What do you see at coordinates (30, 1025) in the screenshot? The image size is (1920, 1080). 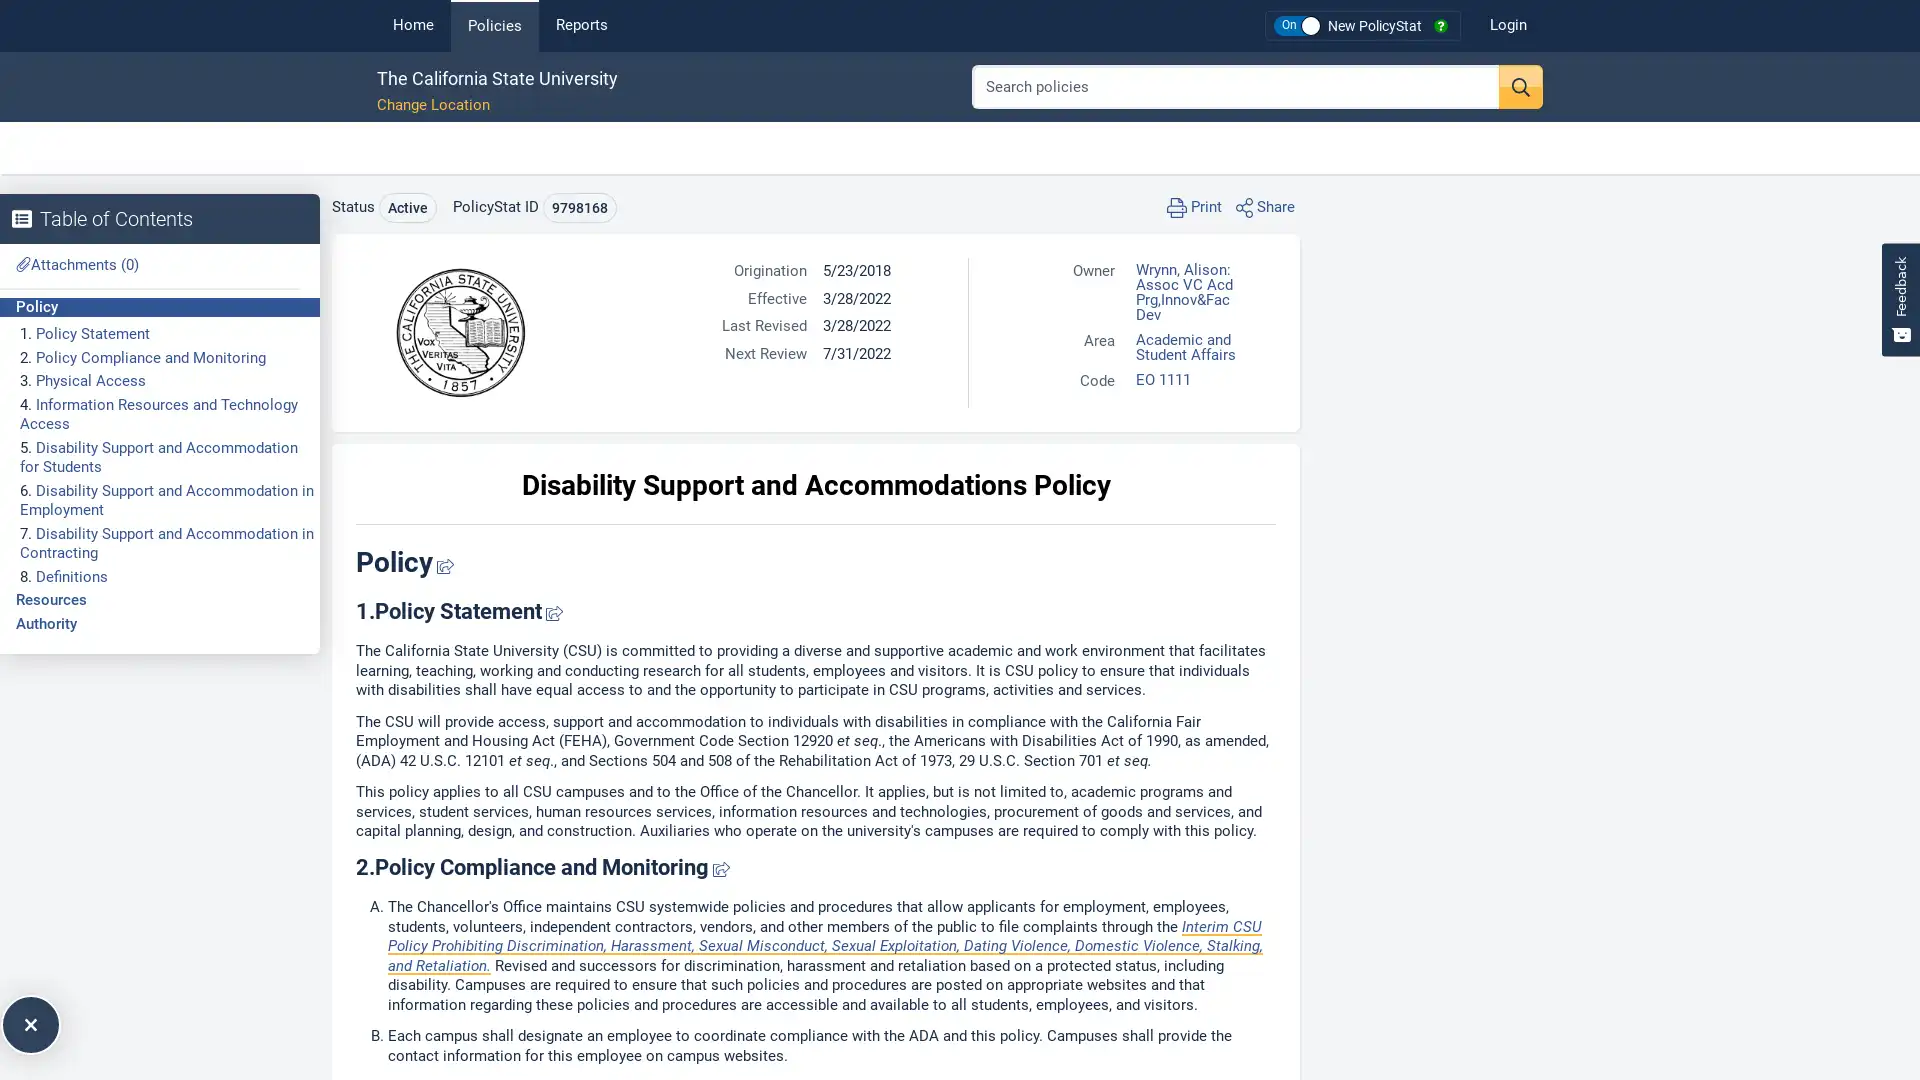 I see `Expand Table of Contents` at bounding box center [30, 1025].